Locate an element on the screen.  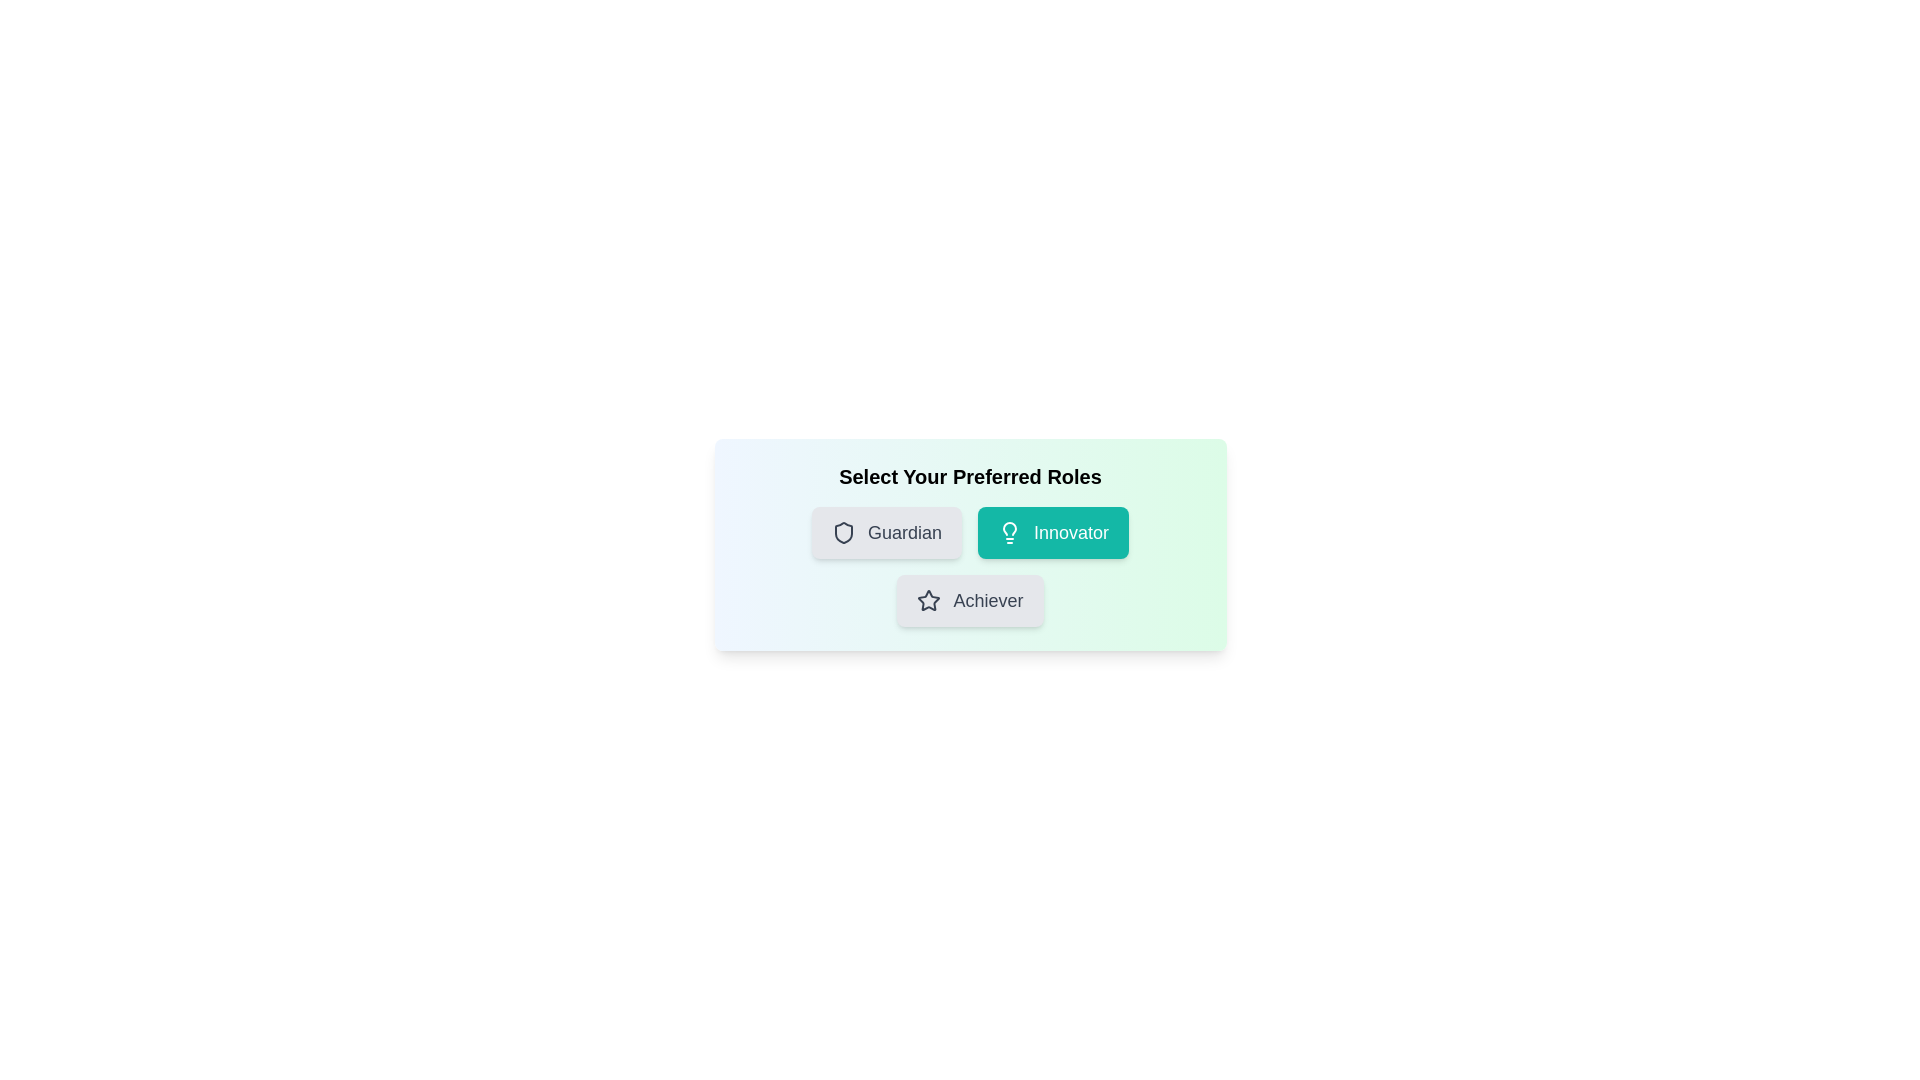
the role card Achiever is located at coordinates (970, 600).